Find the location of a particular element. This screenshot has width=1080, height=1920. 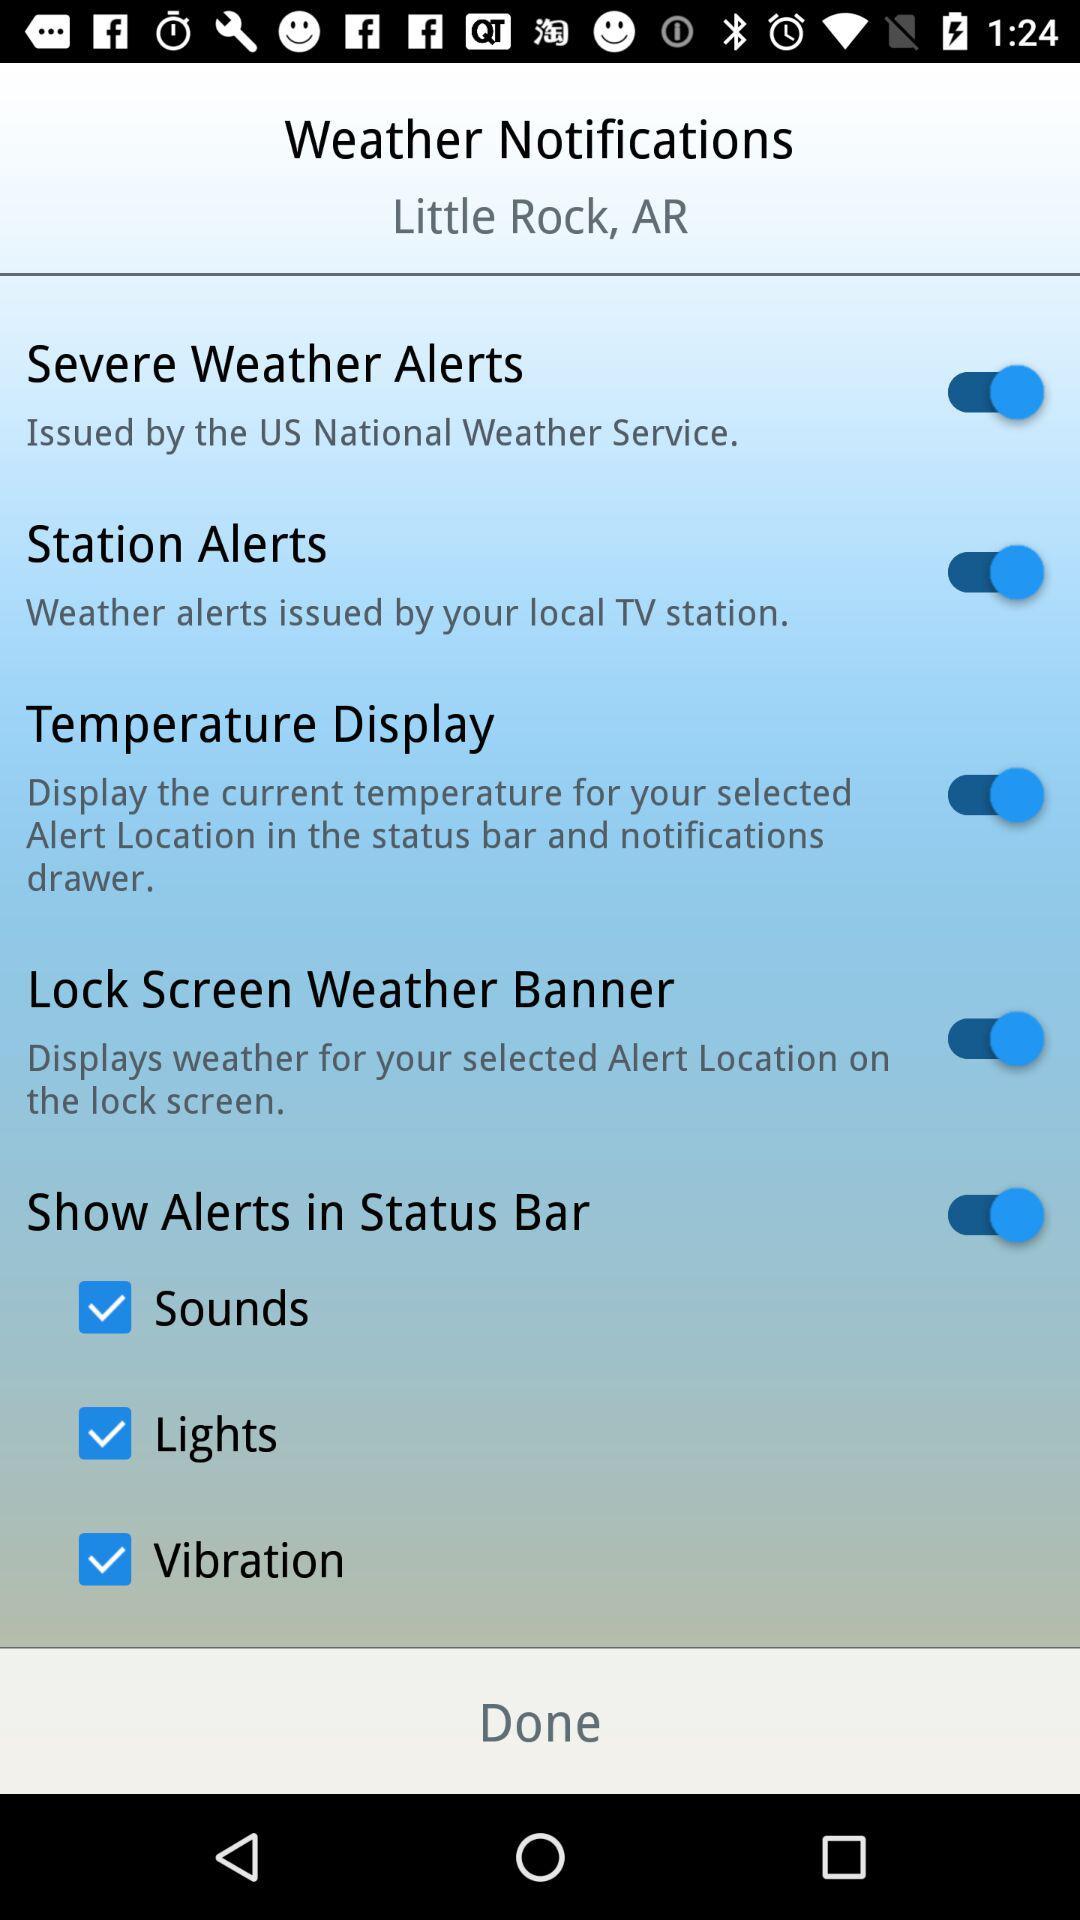

the item below the temperature display item is located at coordinates (461, 834).